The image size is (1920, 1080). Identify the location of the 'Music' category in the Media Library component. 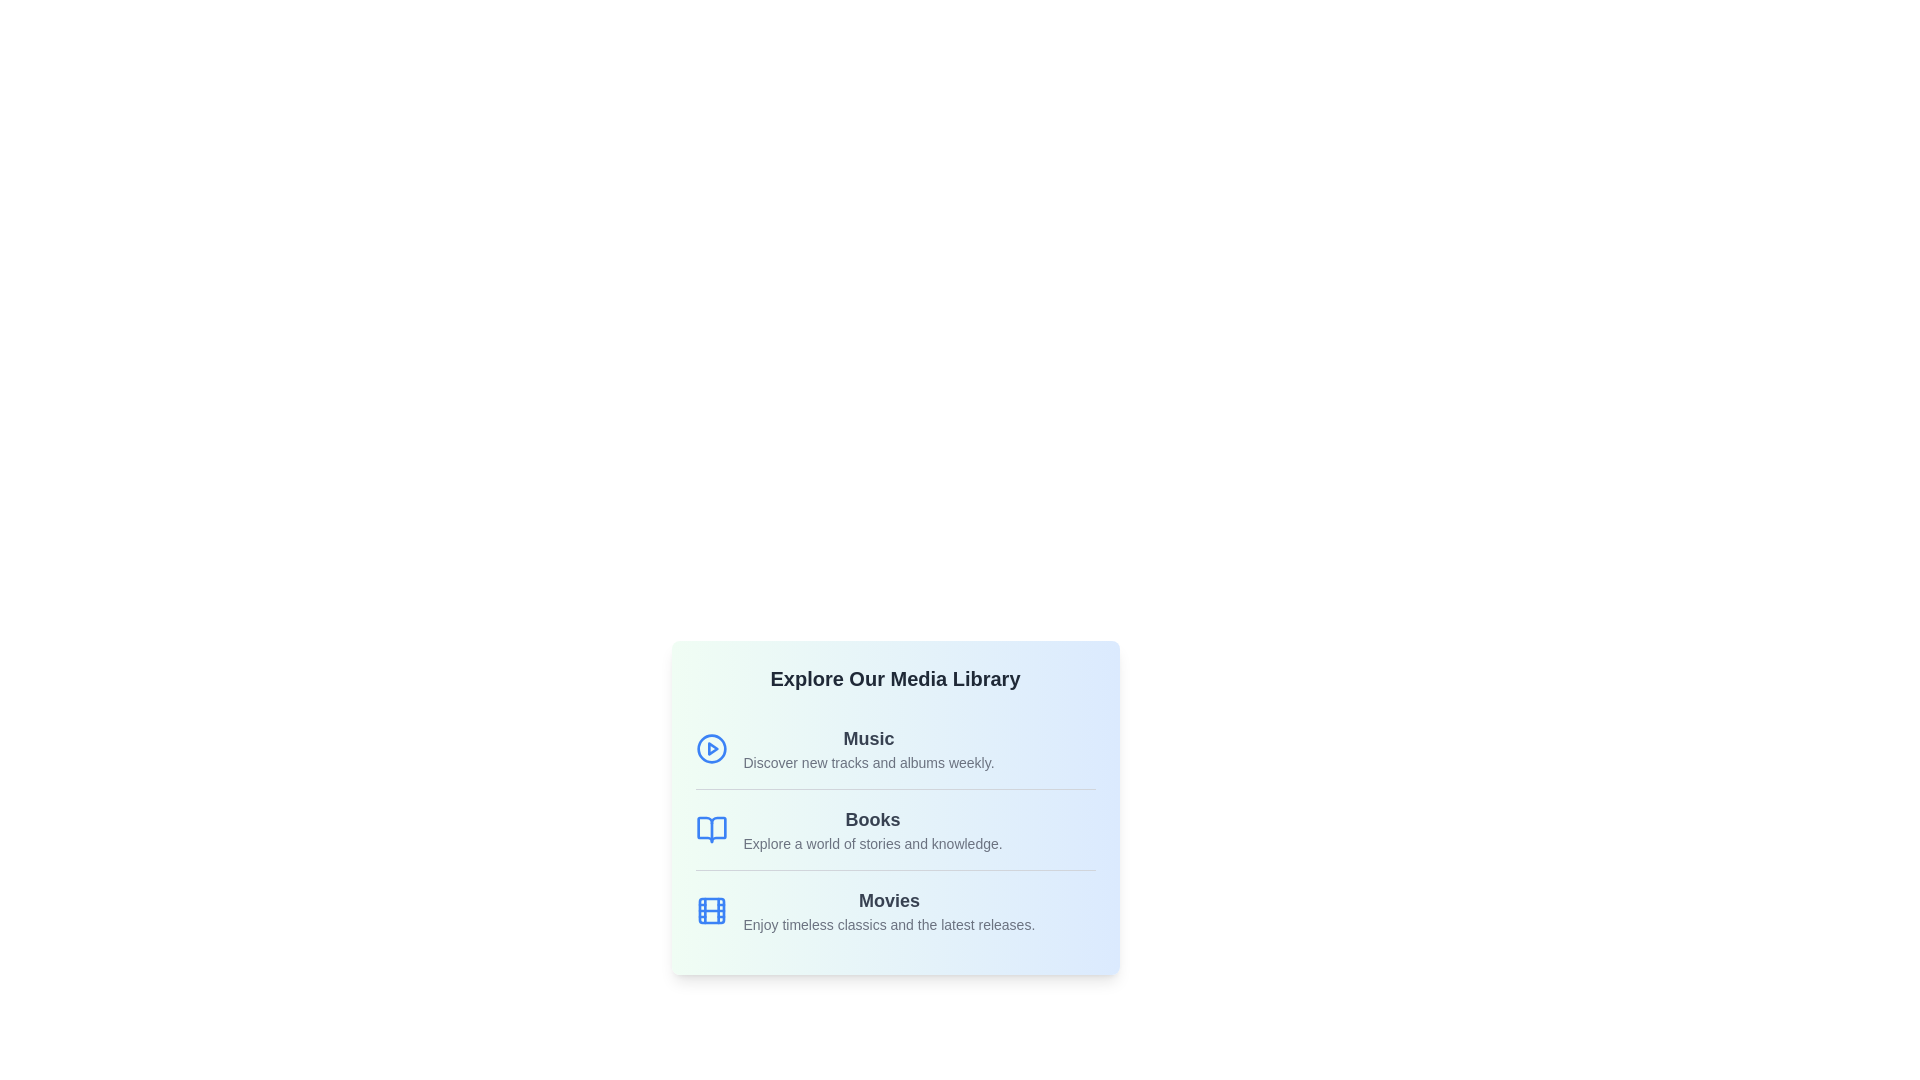
(868, 739).